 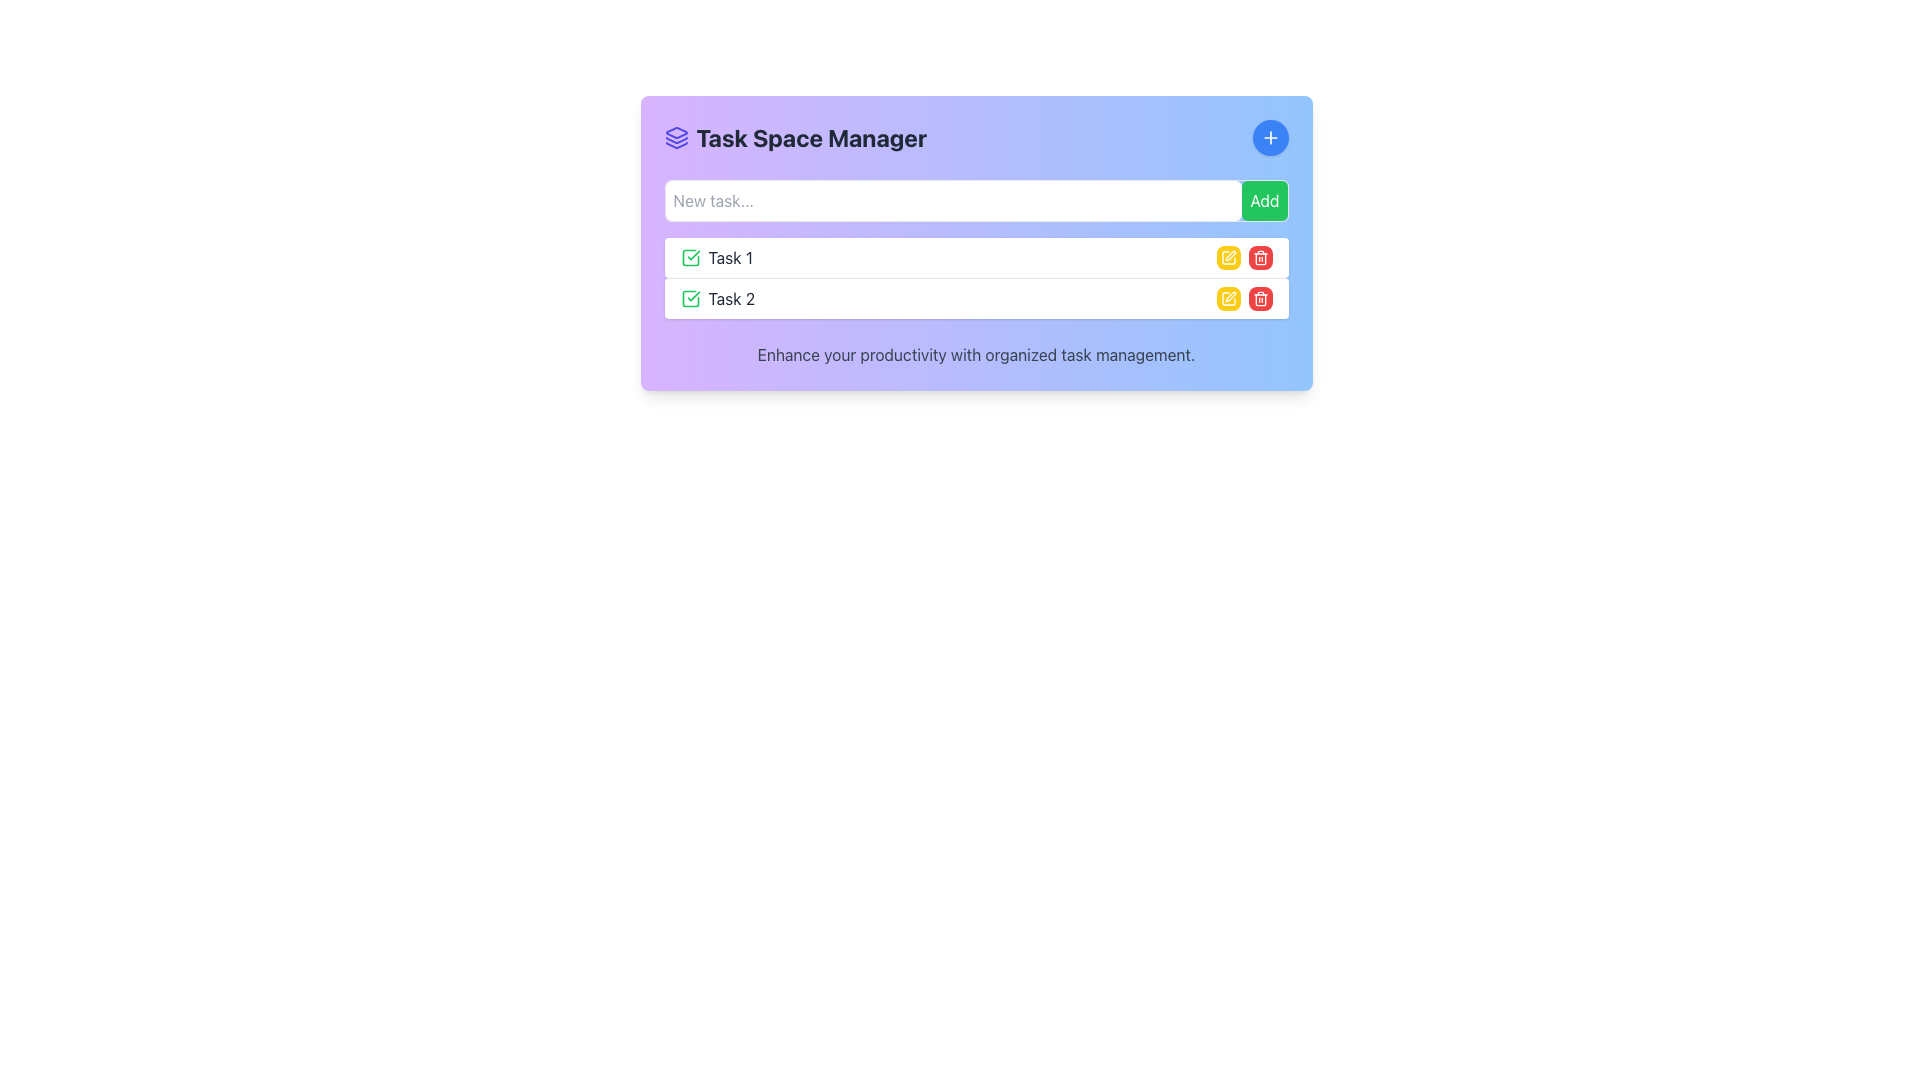 I want to click on the edit button, which is the first interactive button on the right side of the row for 'Task 2' and has a pen icon, so click(x=1227, y=299).